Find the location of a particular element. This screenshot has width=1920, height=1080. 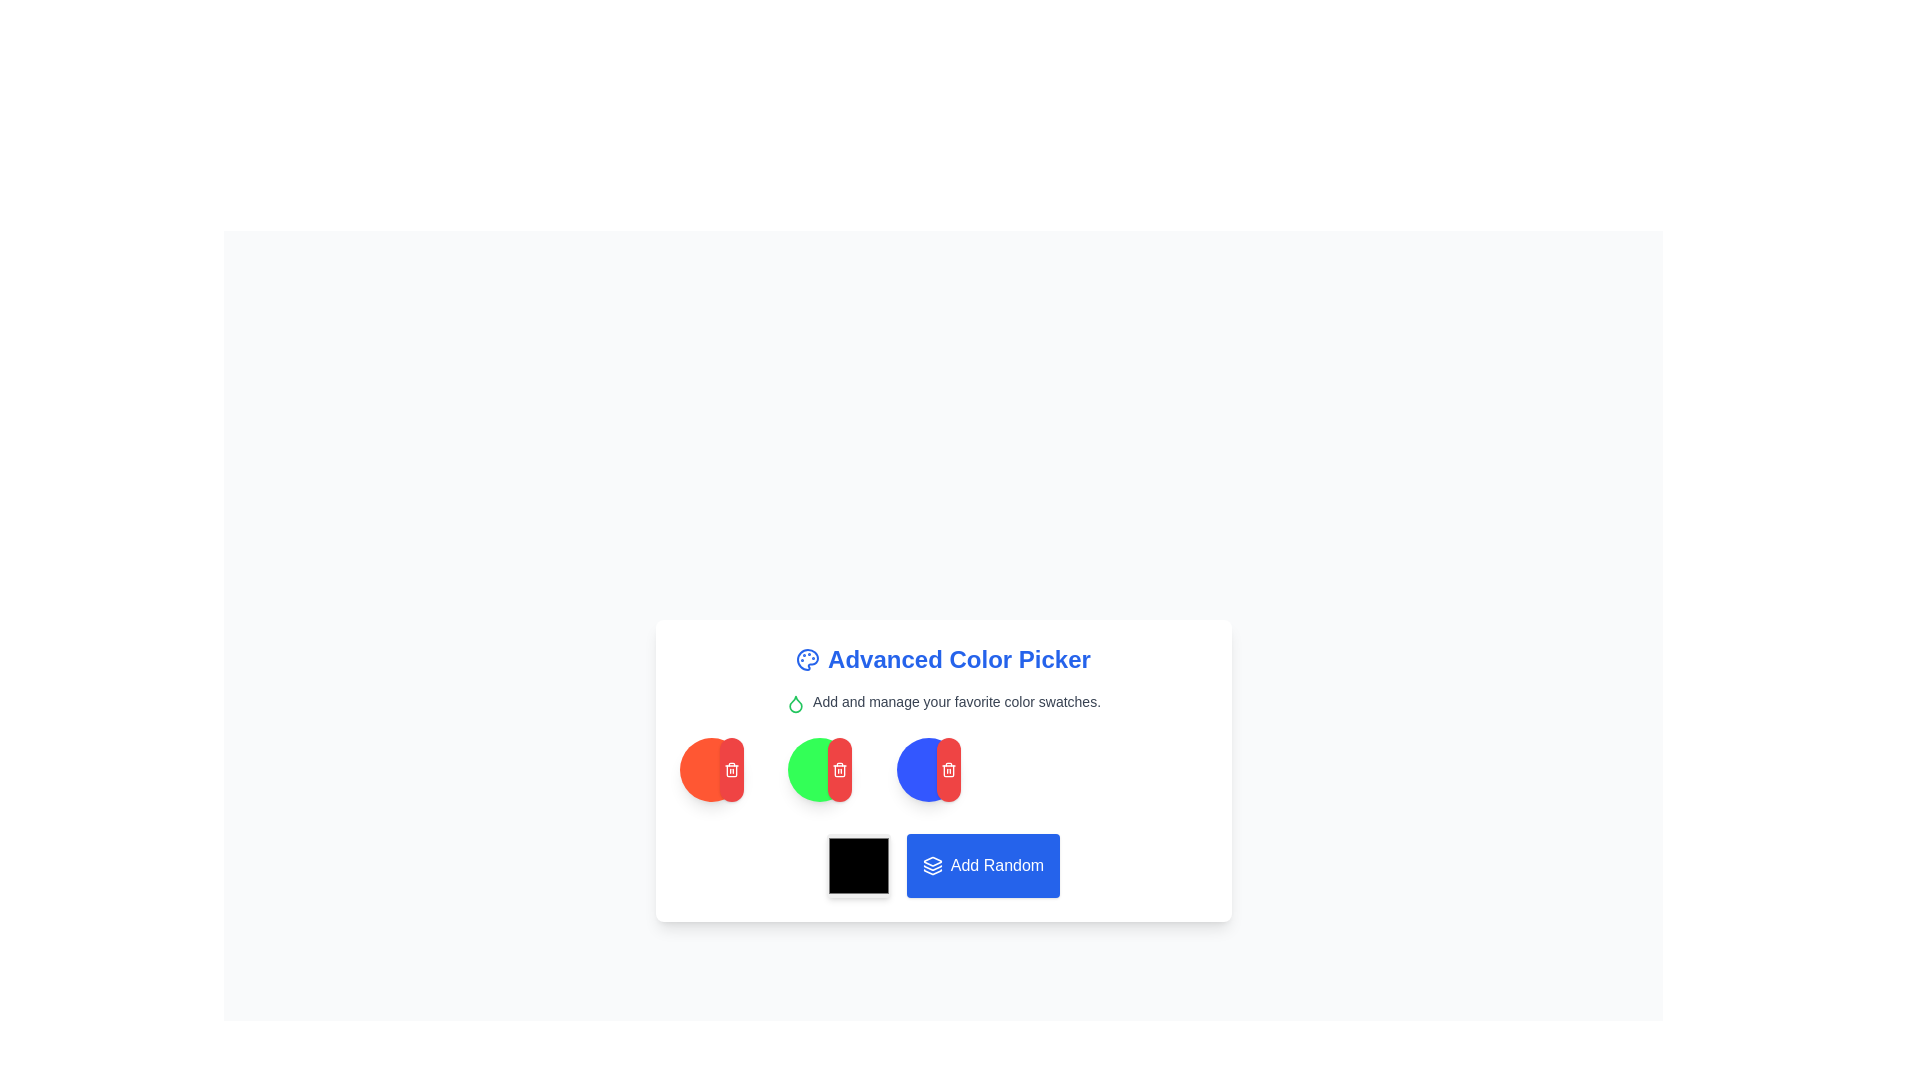

the delete button located on the right side of the green circular area within the middle swatch element in the row of color swatches is located at coordinates (840, 768).